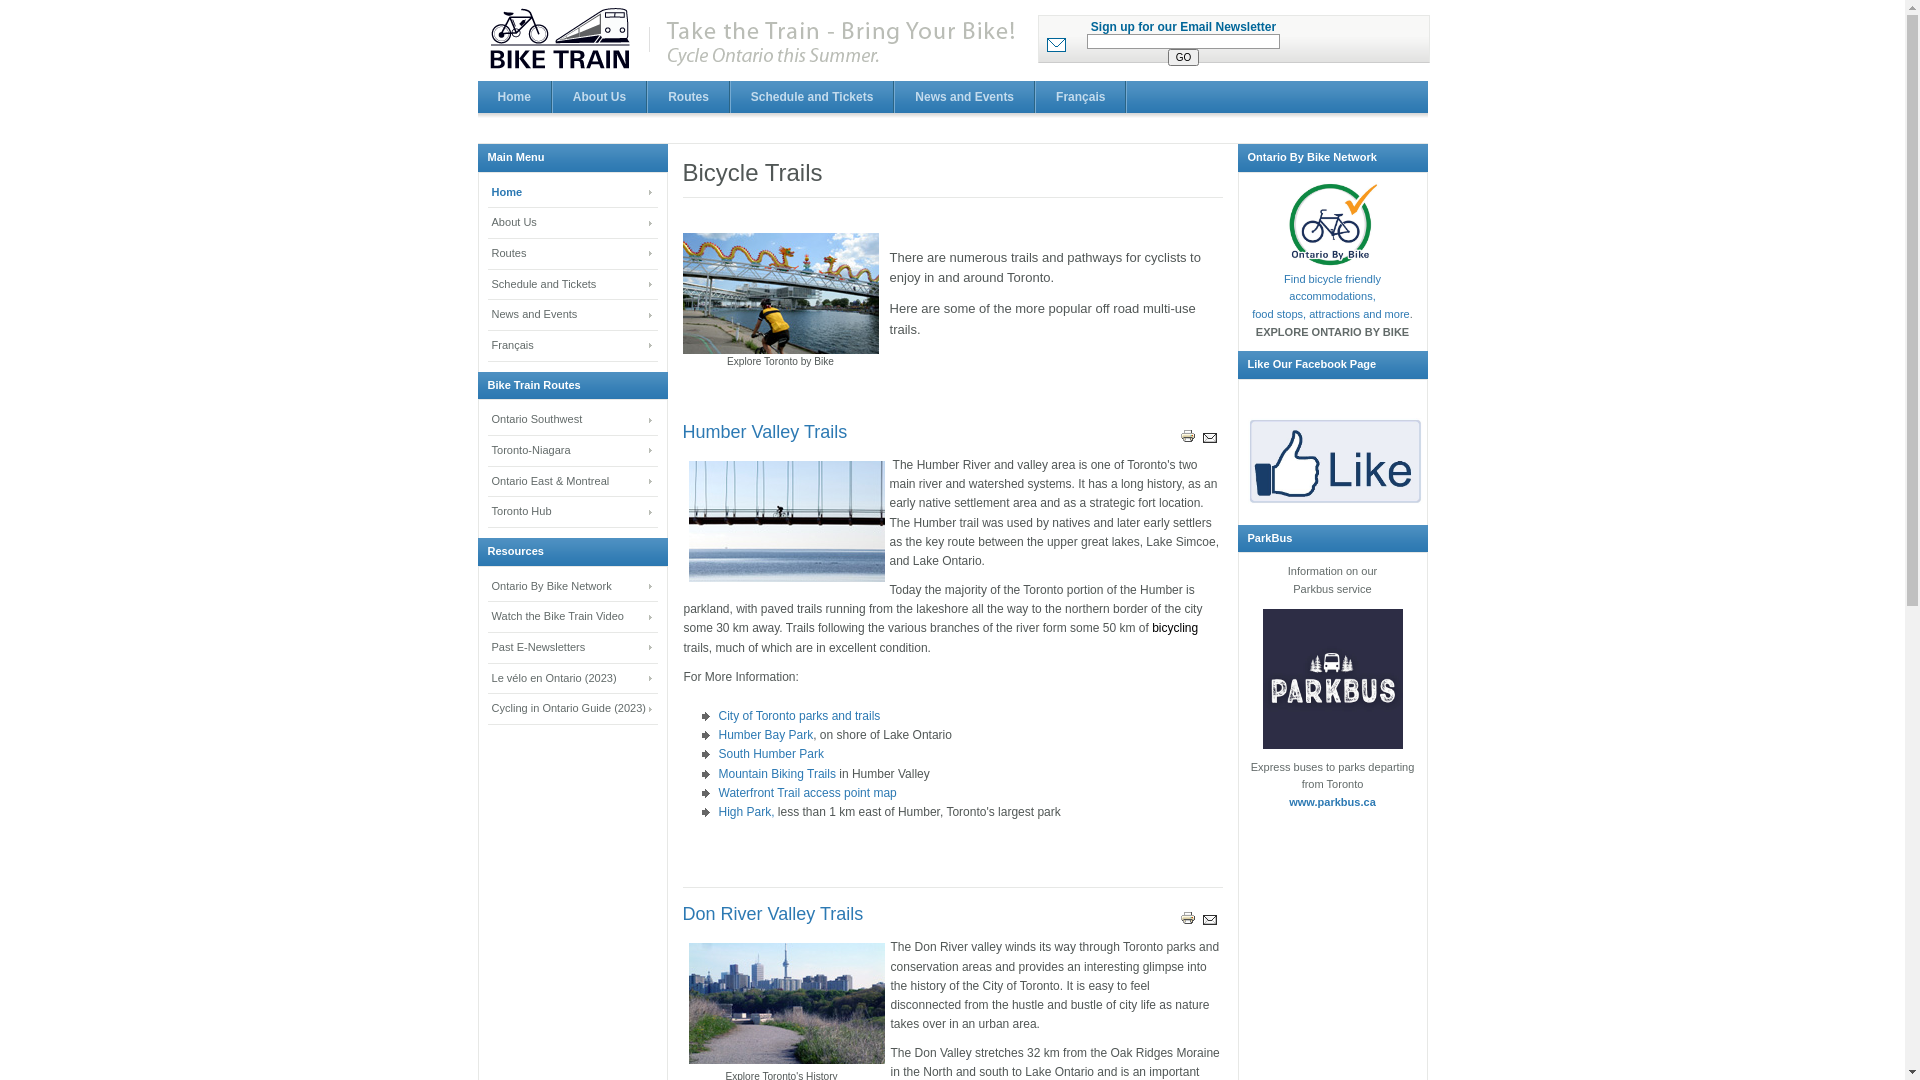 This screenshot has height=1080, width=1920. Describe the element at coordinates (488, 616) in the screenshot. I see `'Watch the Bike Train Video'` at that location.